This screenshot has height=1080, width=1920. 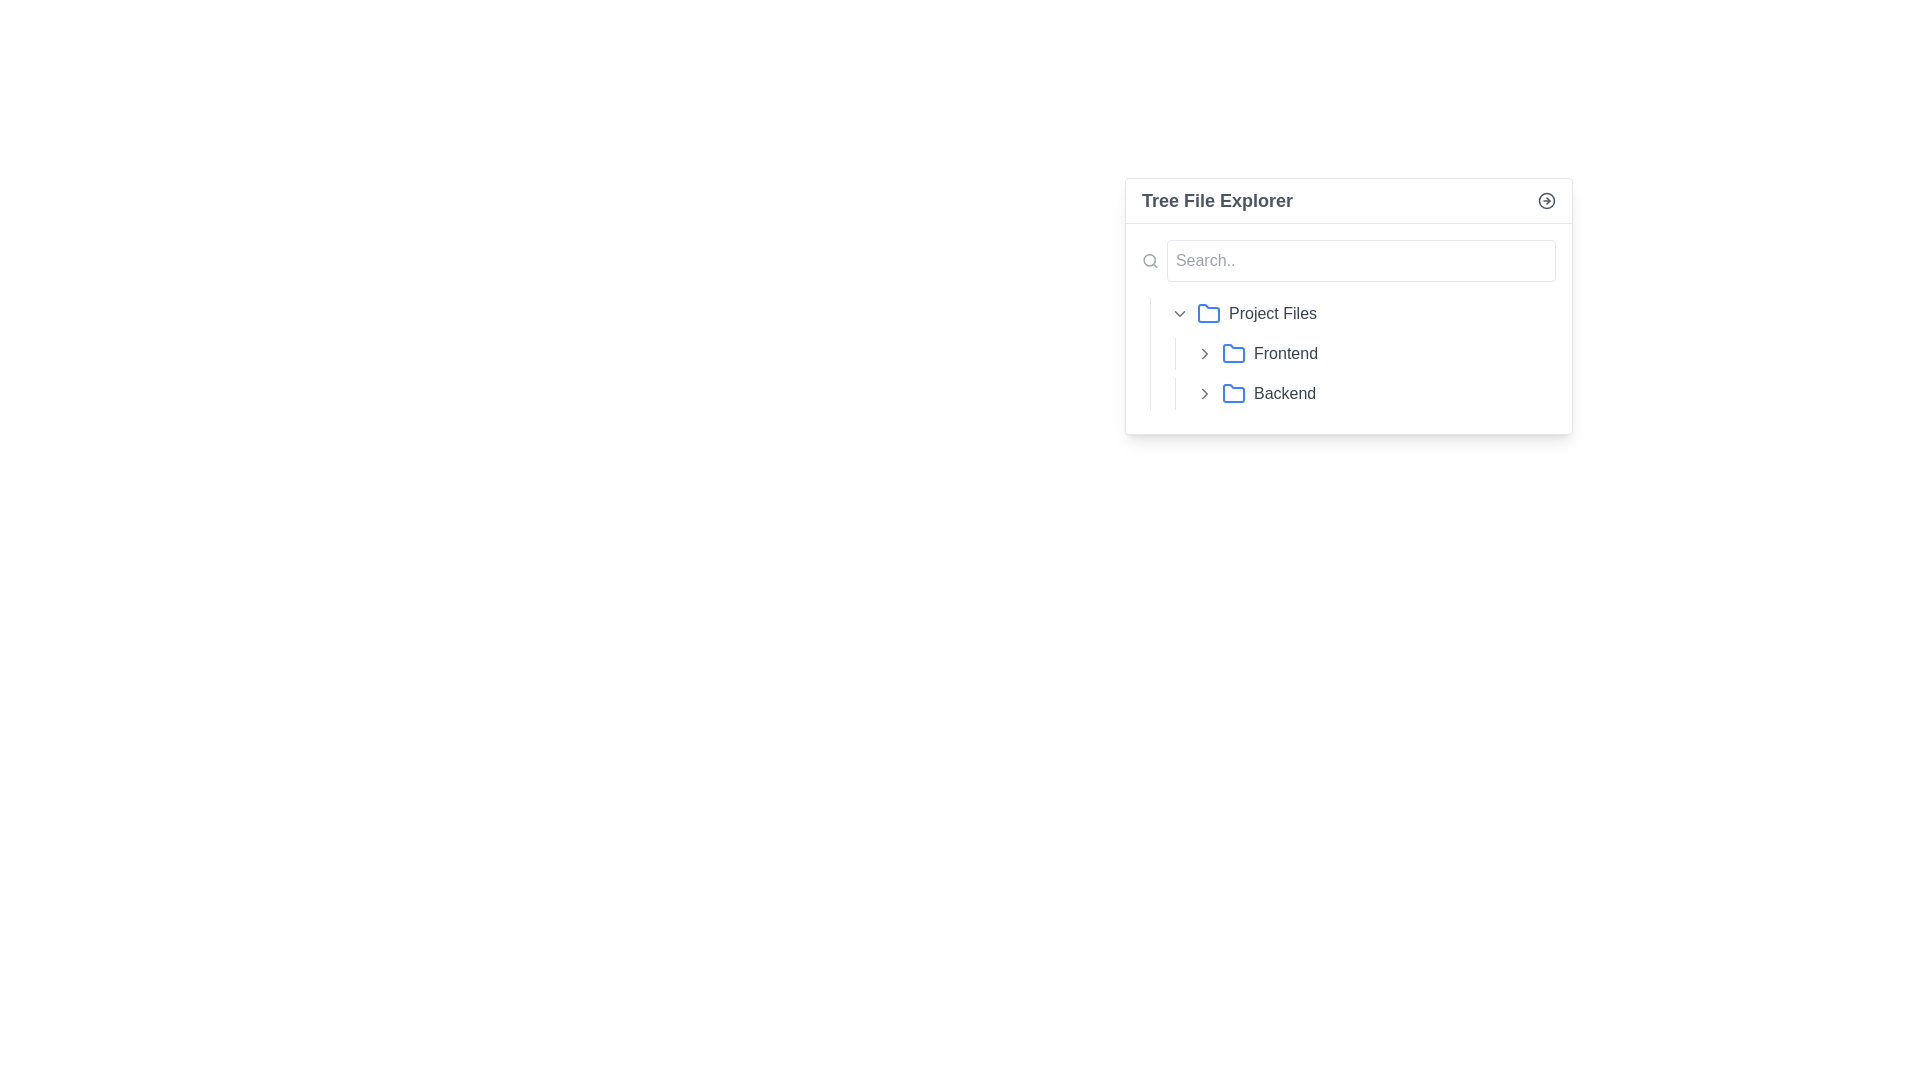 What do you see at coordinates (1372, 393) in the screenshot?
I see `the 'Backend' folder entry in the treeview` at bounding box center [1372, 393].